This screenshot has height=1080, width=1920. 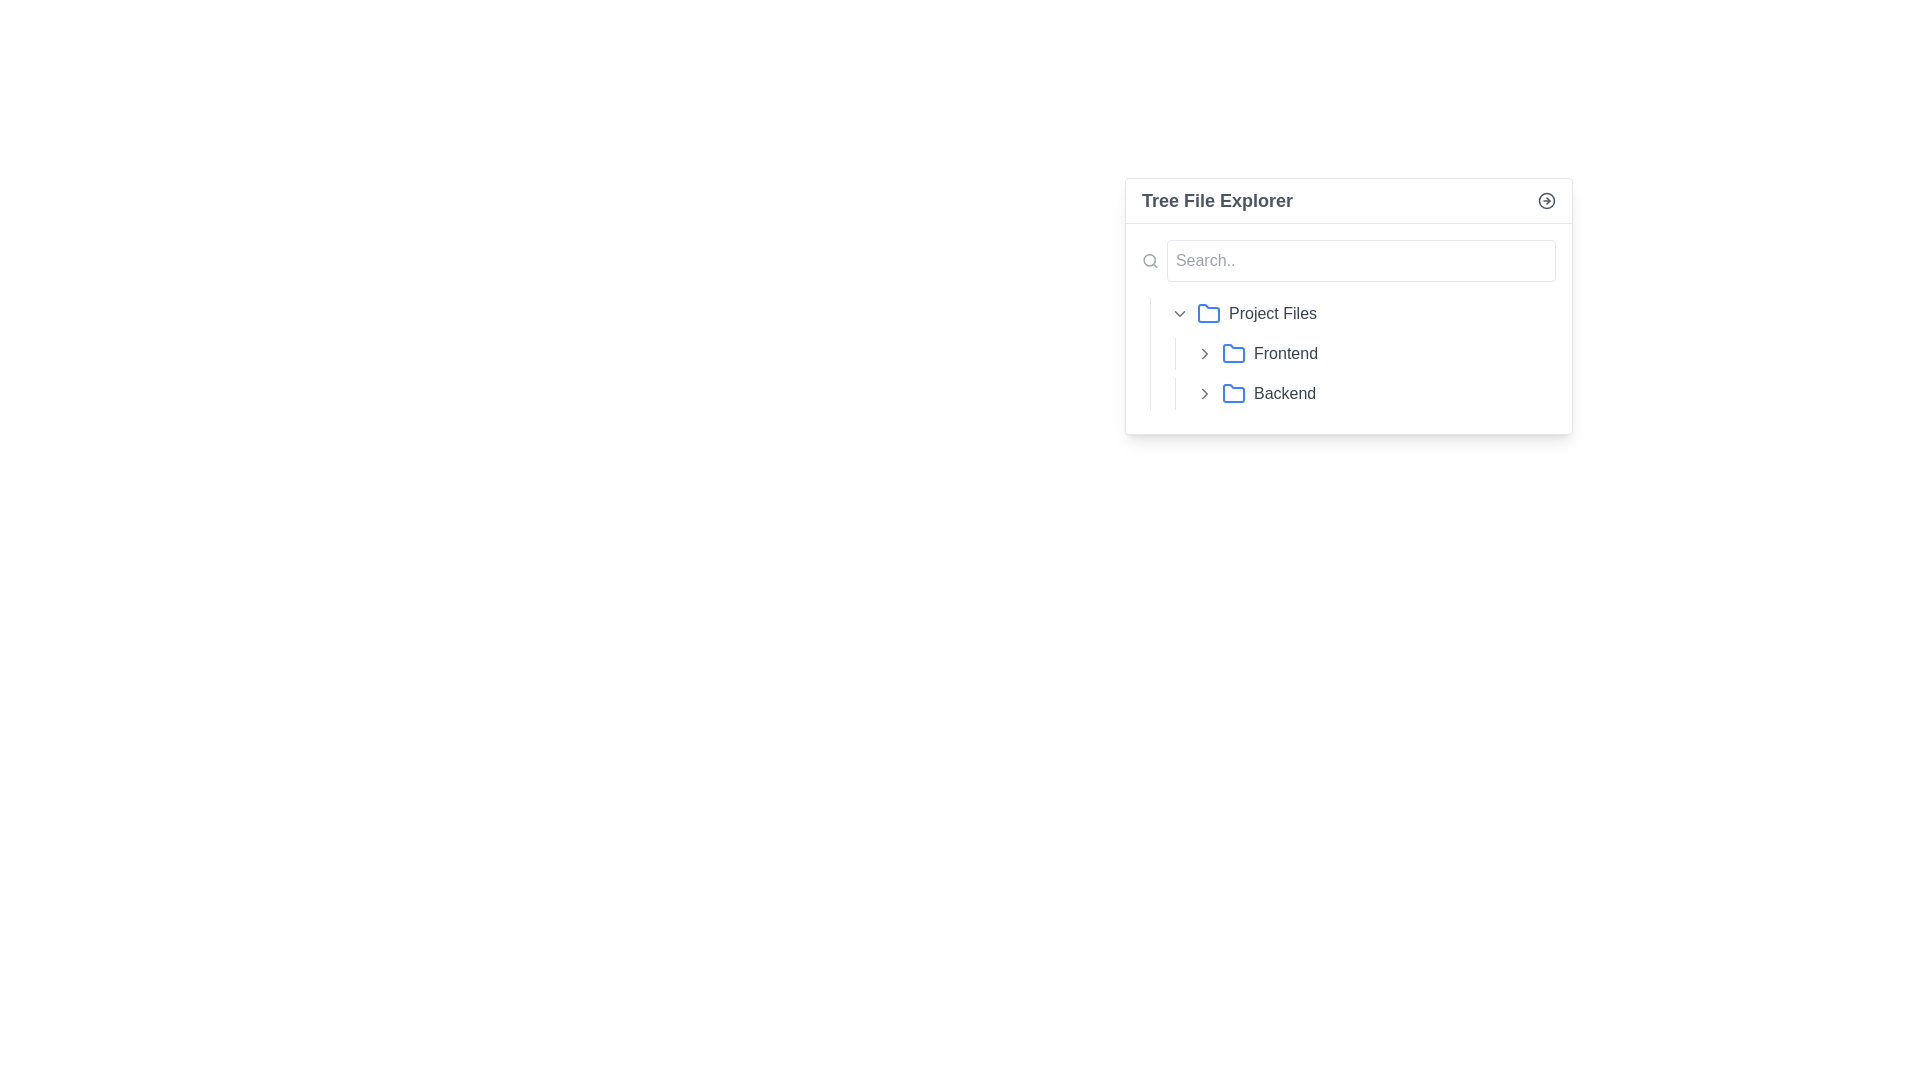 What do you see at coordinates (1372, 393) in the screenshot?
I see `the 'Backend' folder entry in the treeview` at bounding box center [1372, 393].